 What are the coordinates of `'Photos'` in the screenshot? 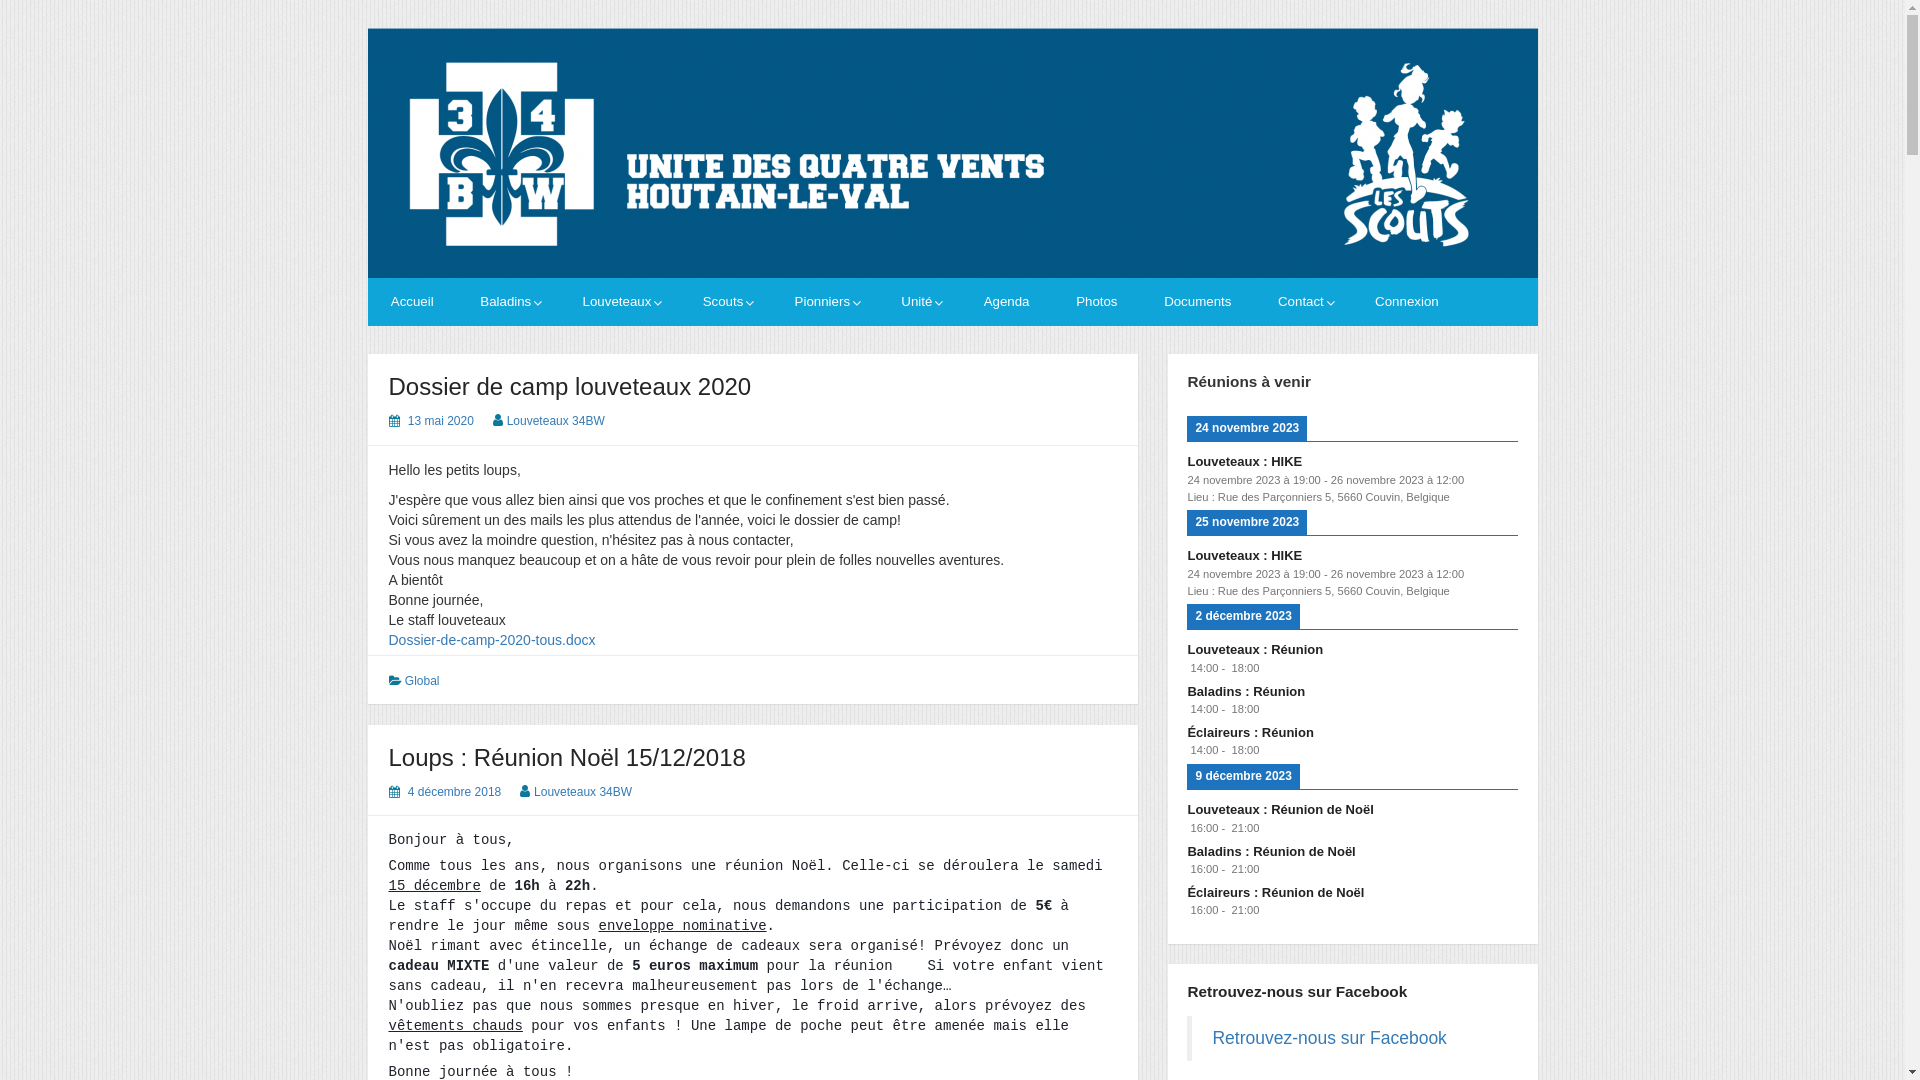 It's located at (1096, 301).